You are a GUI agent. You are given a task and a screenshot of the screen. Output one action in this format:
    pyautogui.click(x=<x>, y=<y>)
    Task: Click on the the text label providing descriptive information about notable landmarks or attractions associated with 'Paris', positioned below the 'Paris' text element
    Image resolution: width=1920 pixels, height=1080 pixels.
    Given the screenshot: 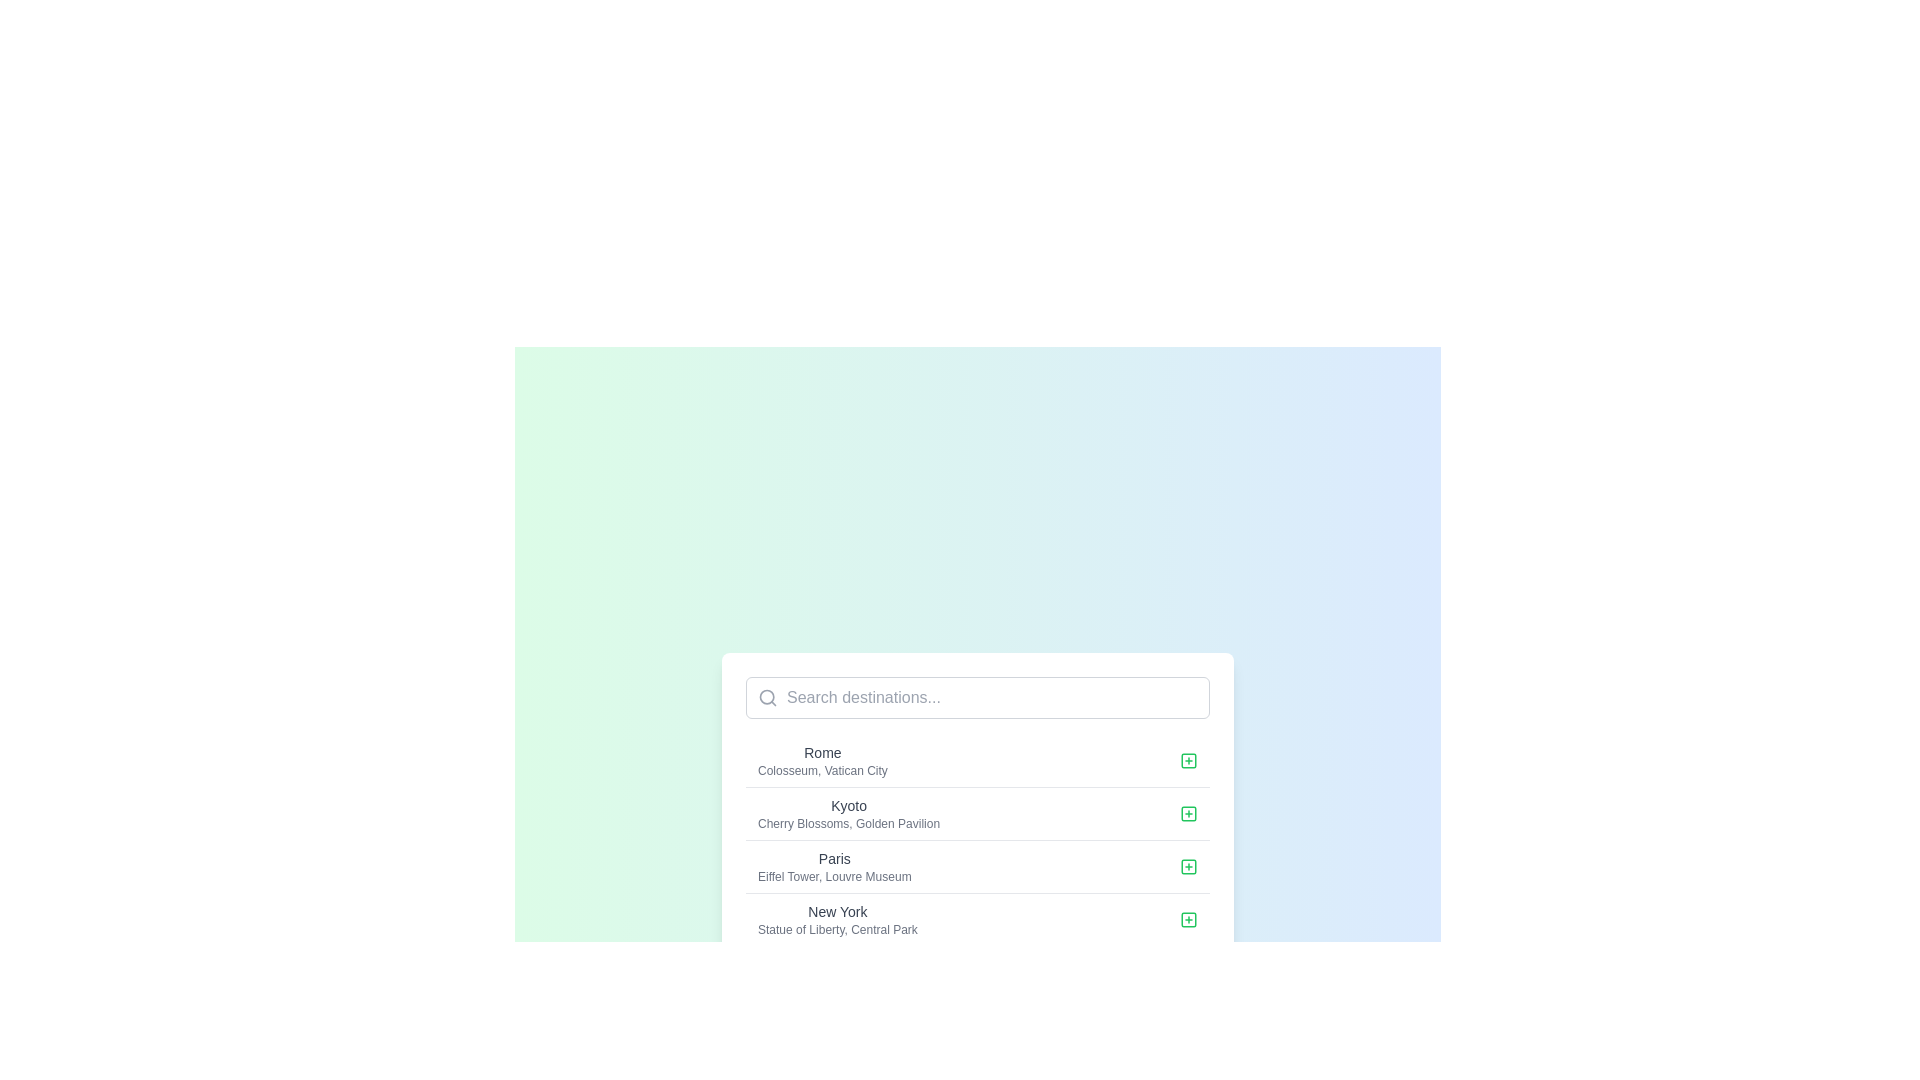 What is the action you would take?
    pyautogui.click(x=834, y=875)
    